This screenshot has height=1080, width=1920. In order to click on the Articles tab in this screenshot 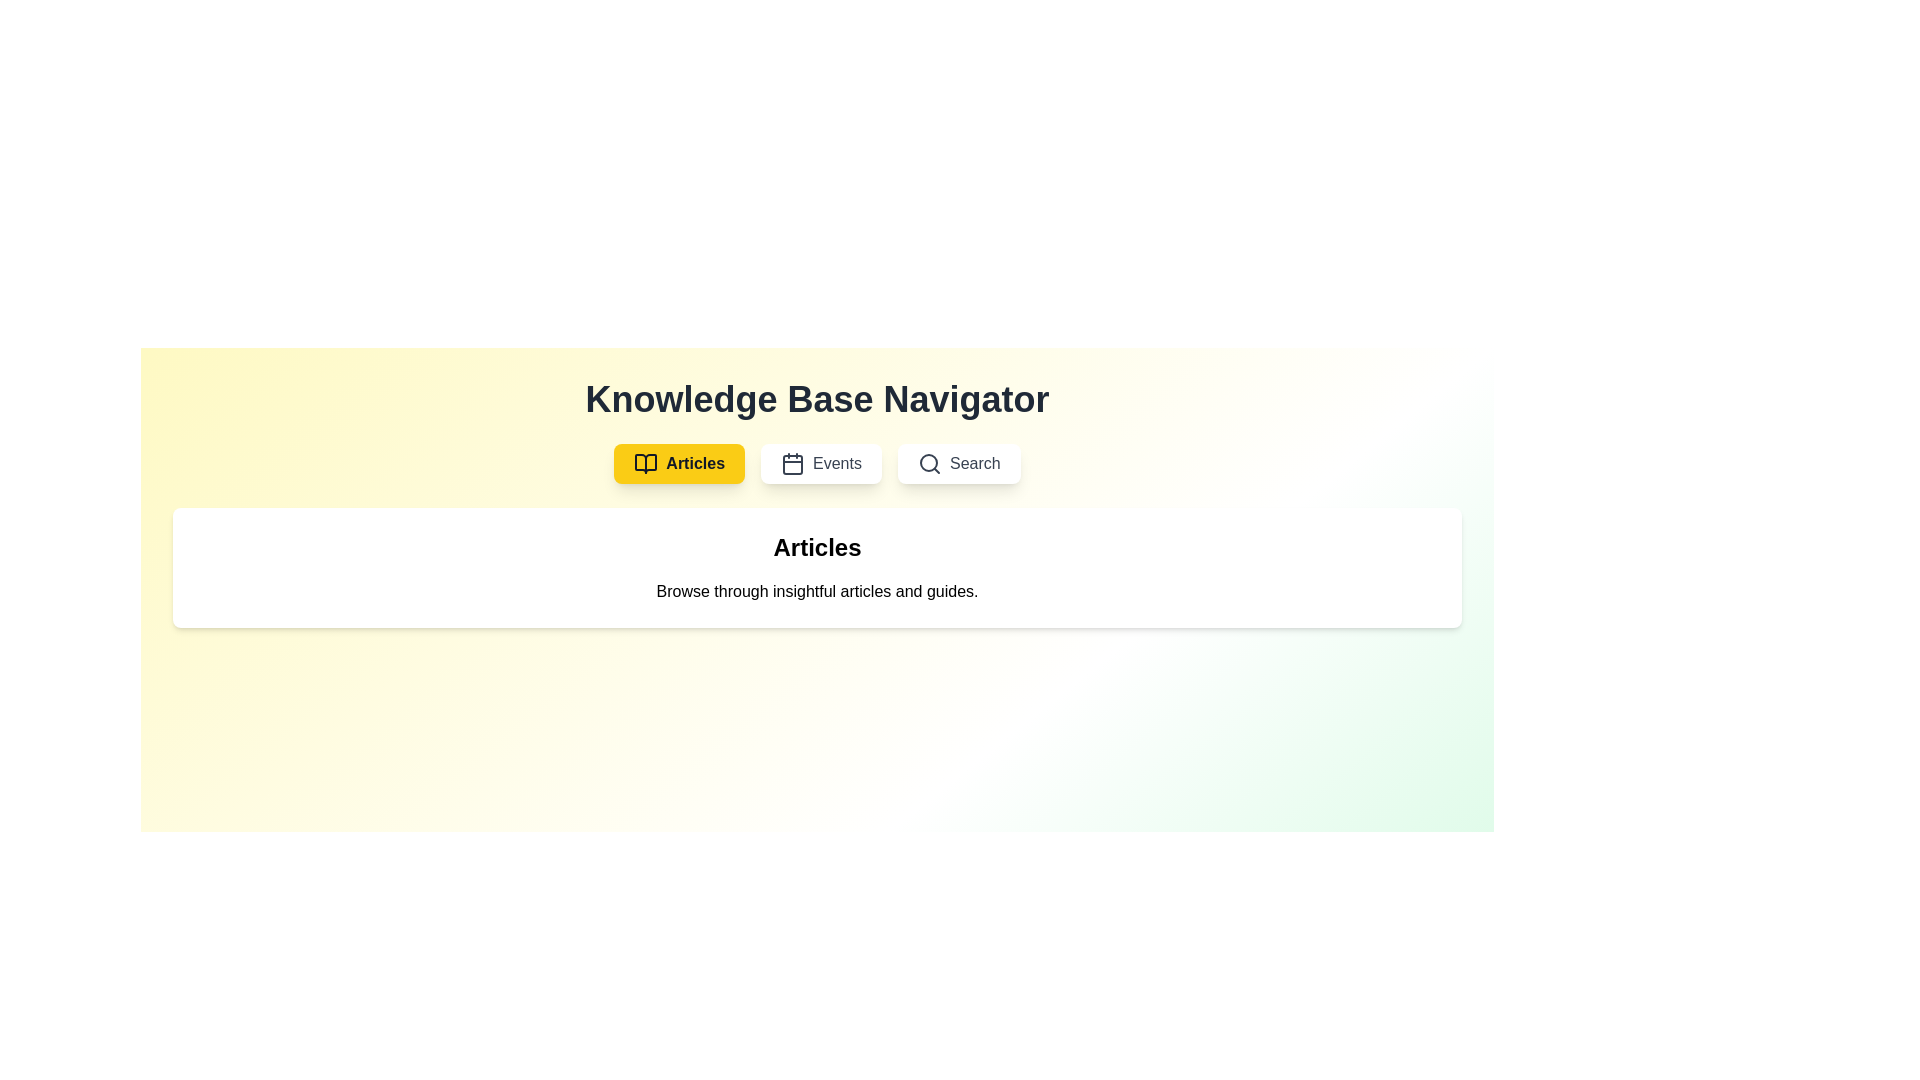, I will do `click(679, 463)`.